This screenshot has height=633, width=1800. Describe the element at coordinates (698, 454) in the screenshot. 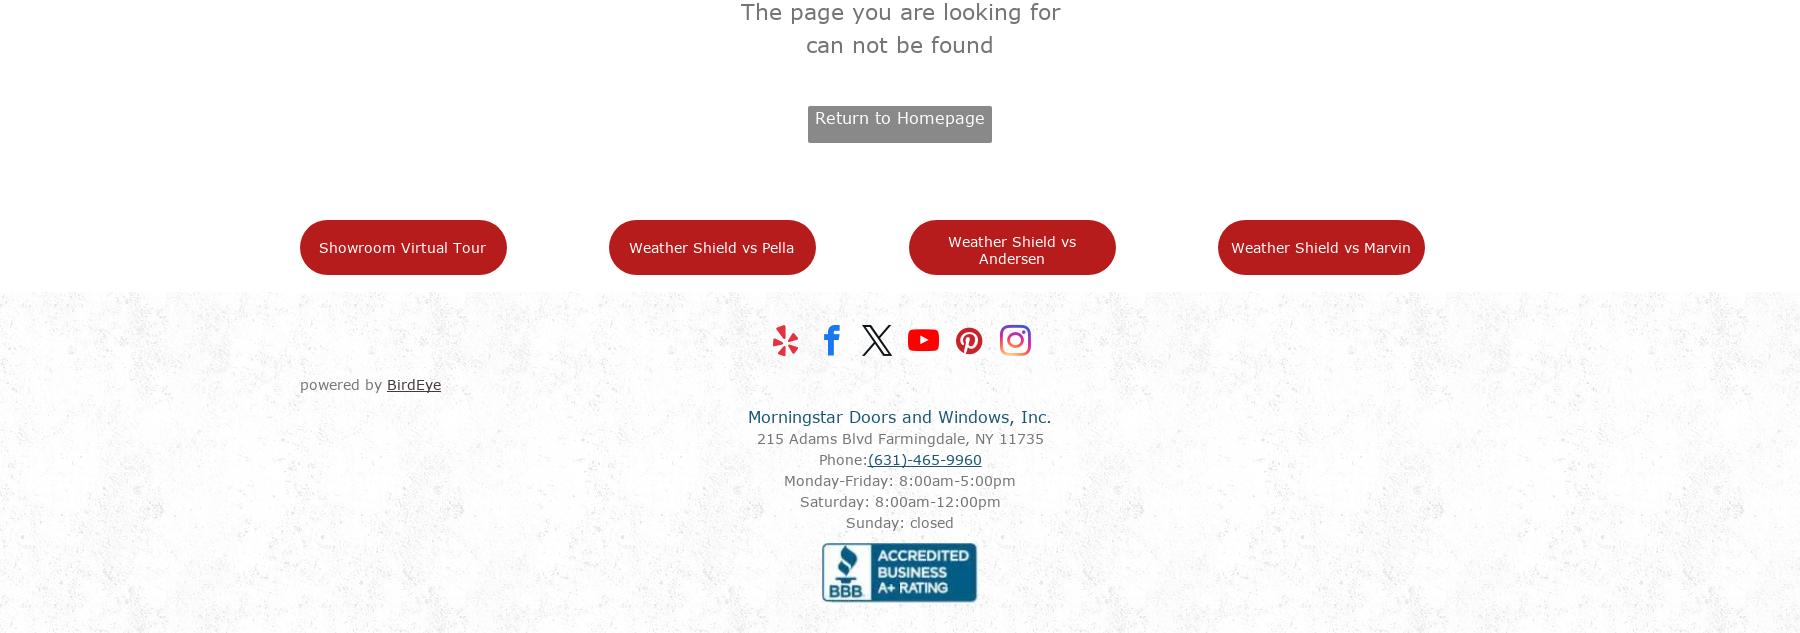

I see `'Commericial Products'` at that location.